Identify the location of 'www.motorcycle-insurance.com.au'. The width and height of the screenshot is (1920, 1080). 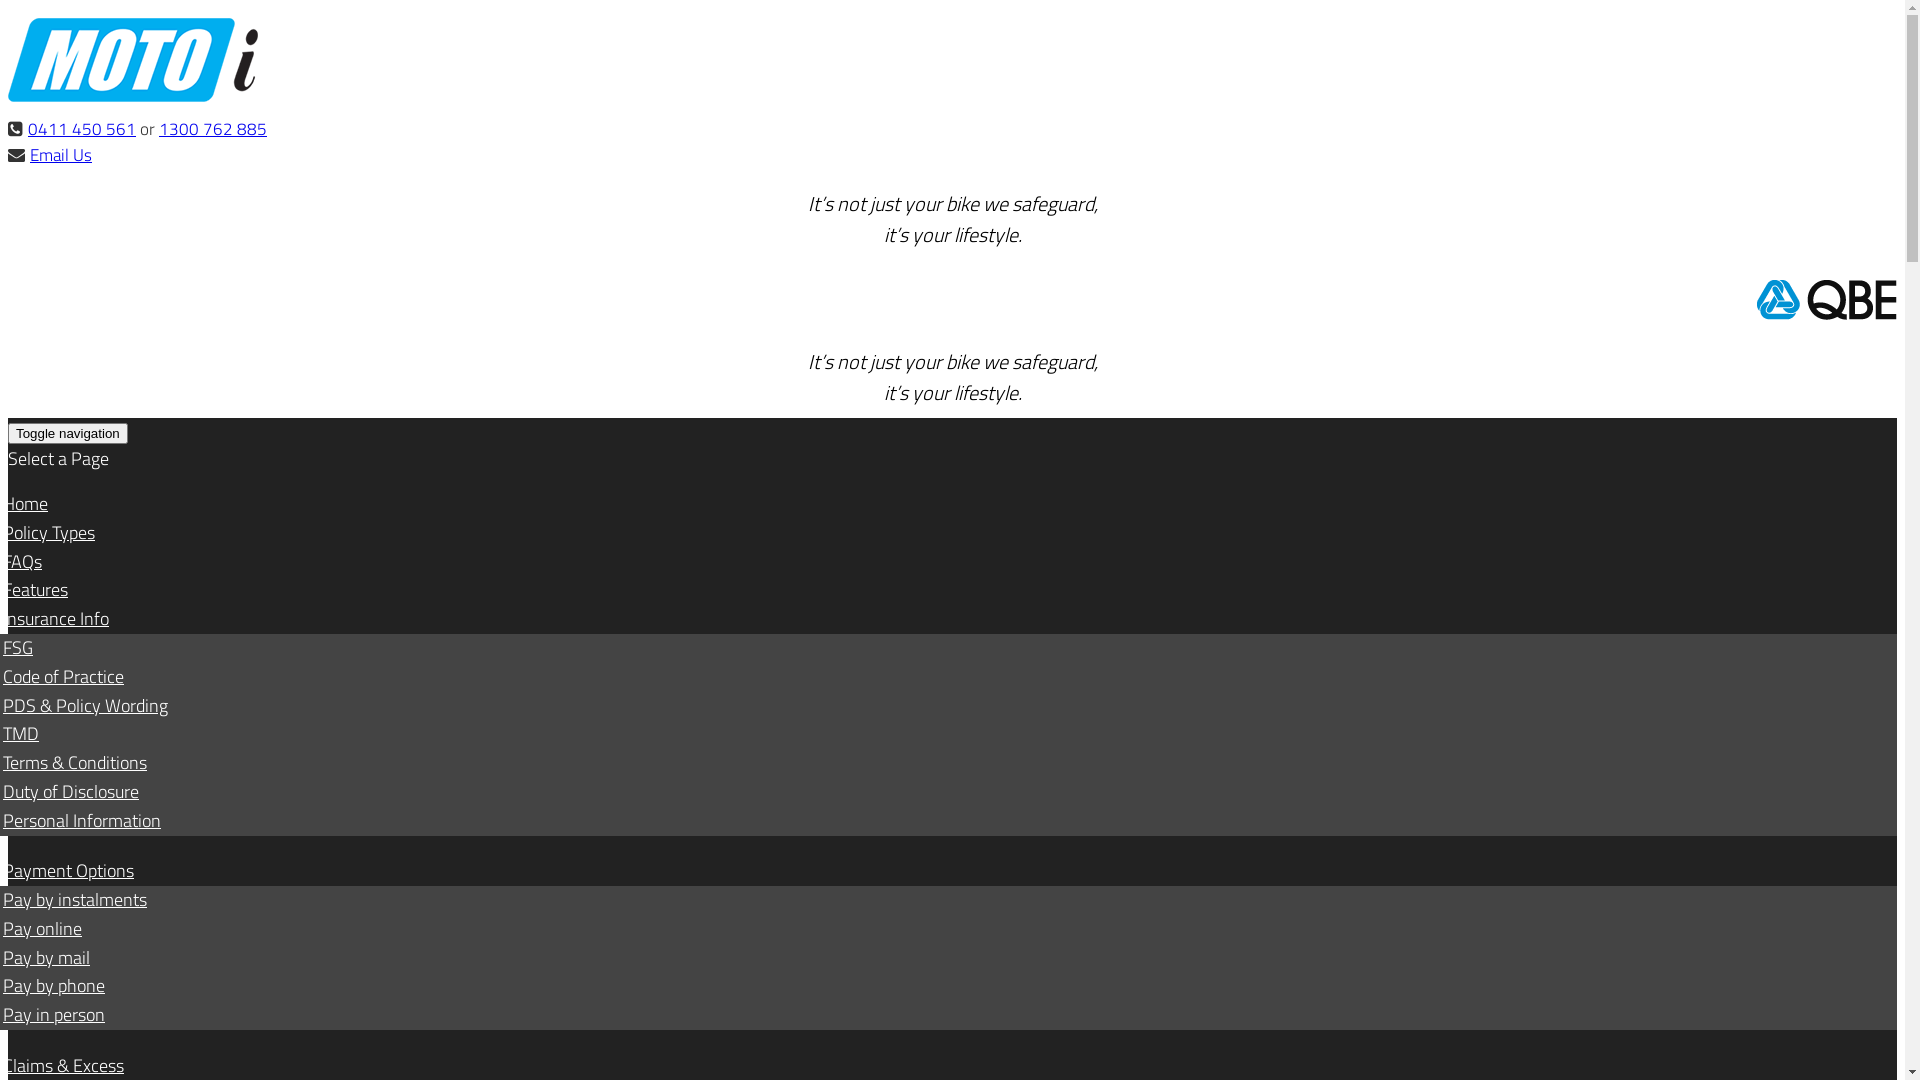
(8, 59).